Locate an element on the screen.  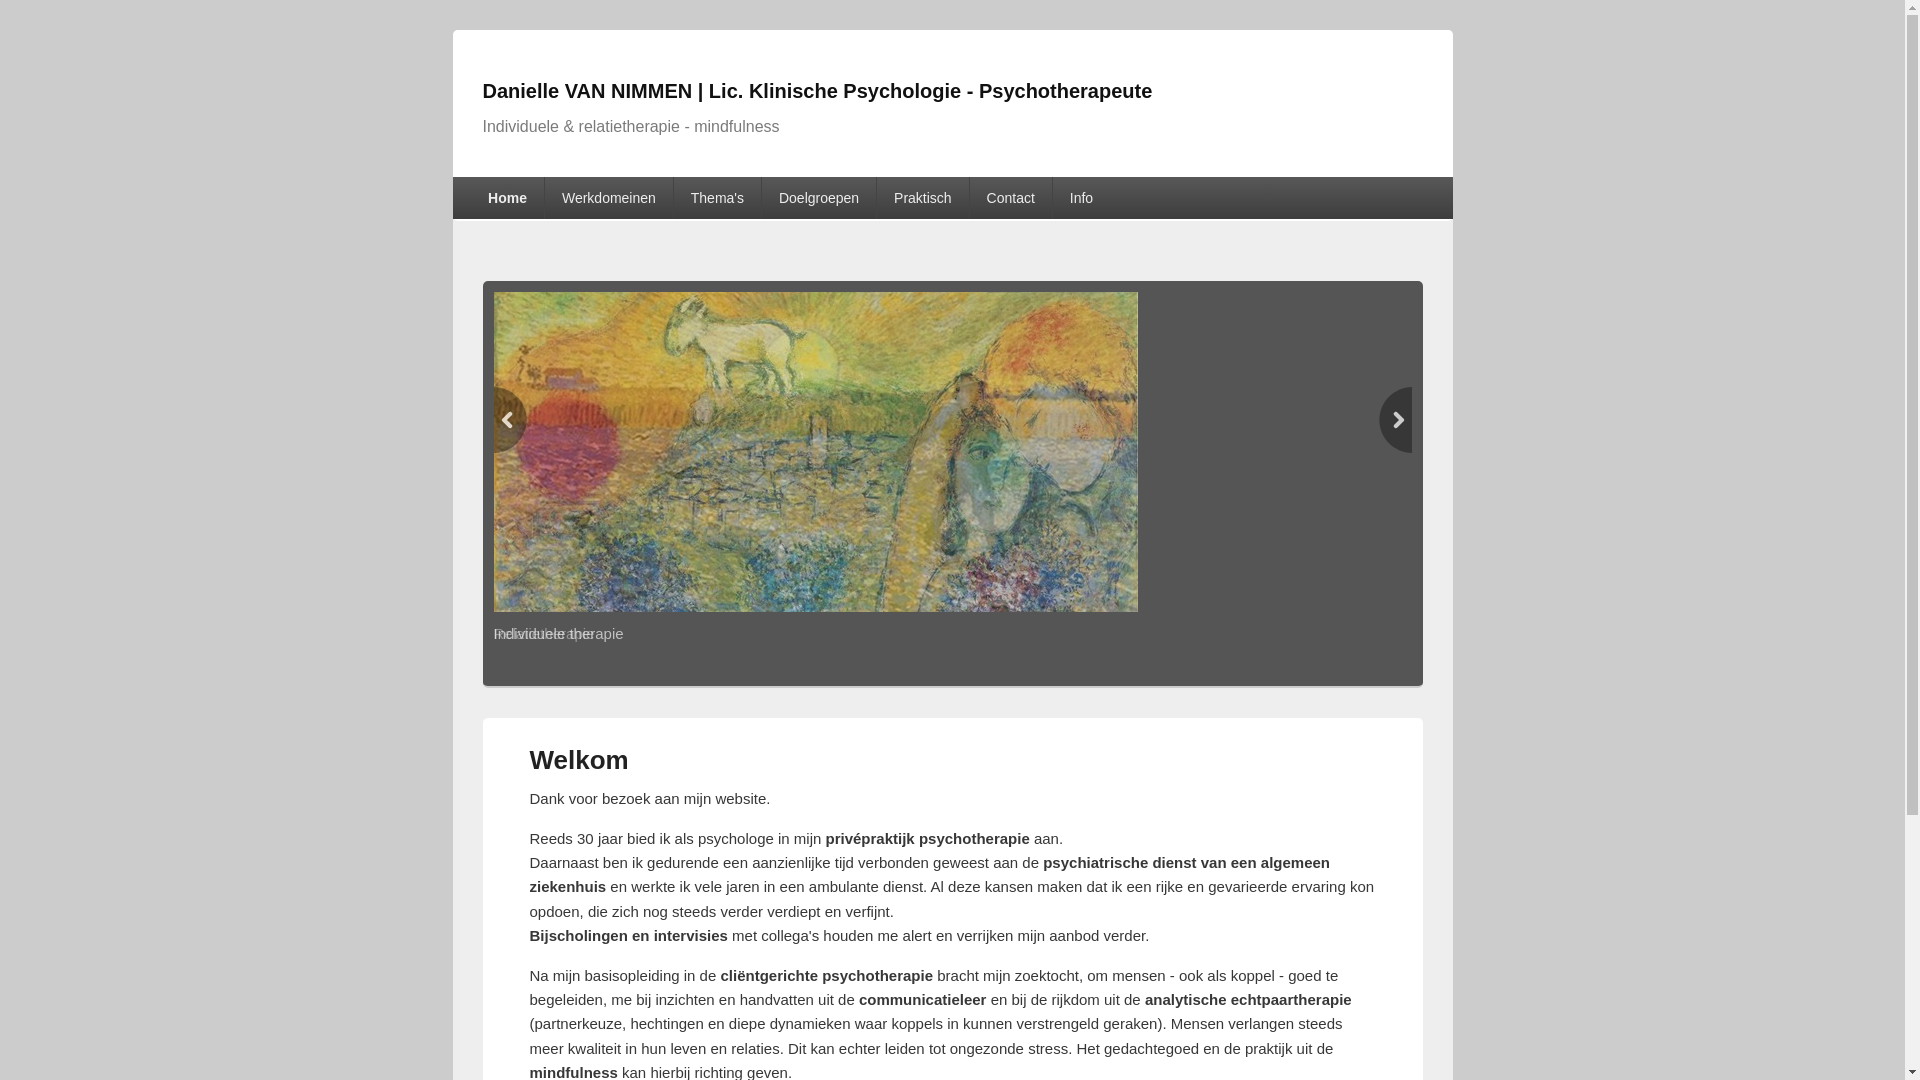
'Praktisch' is located at coordinates (921, 197).